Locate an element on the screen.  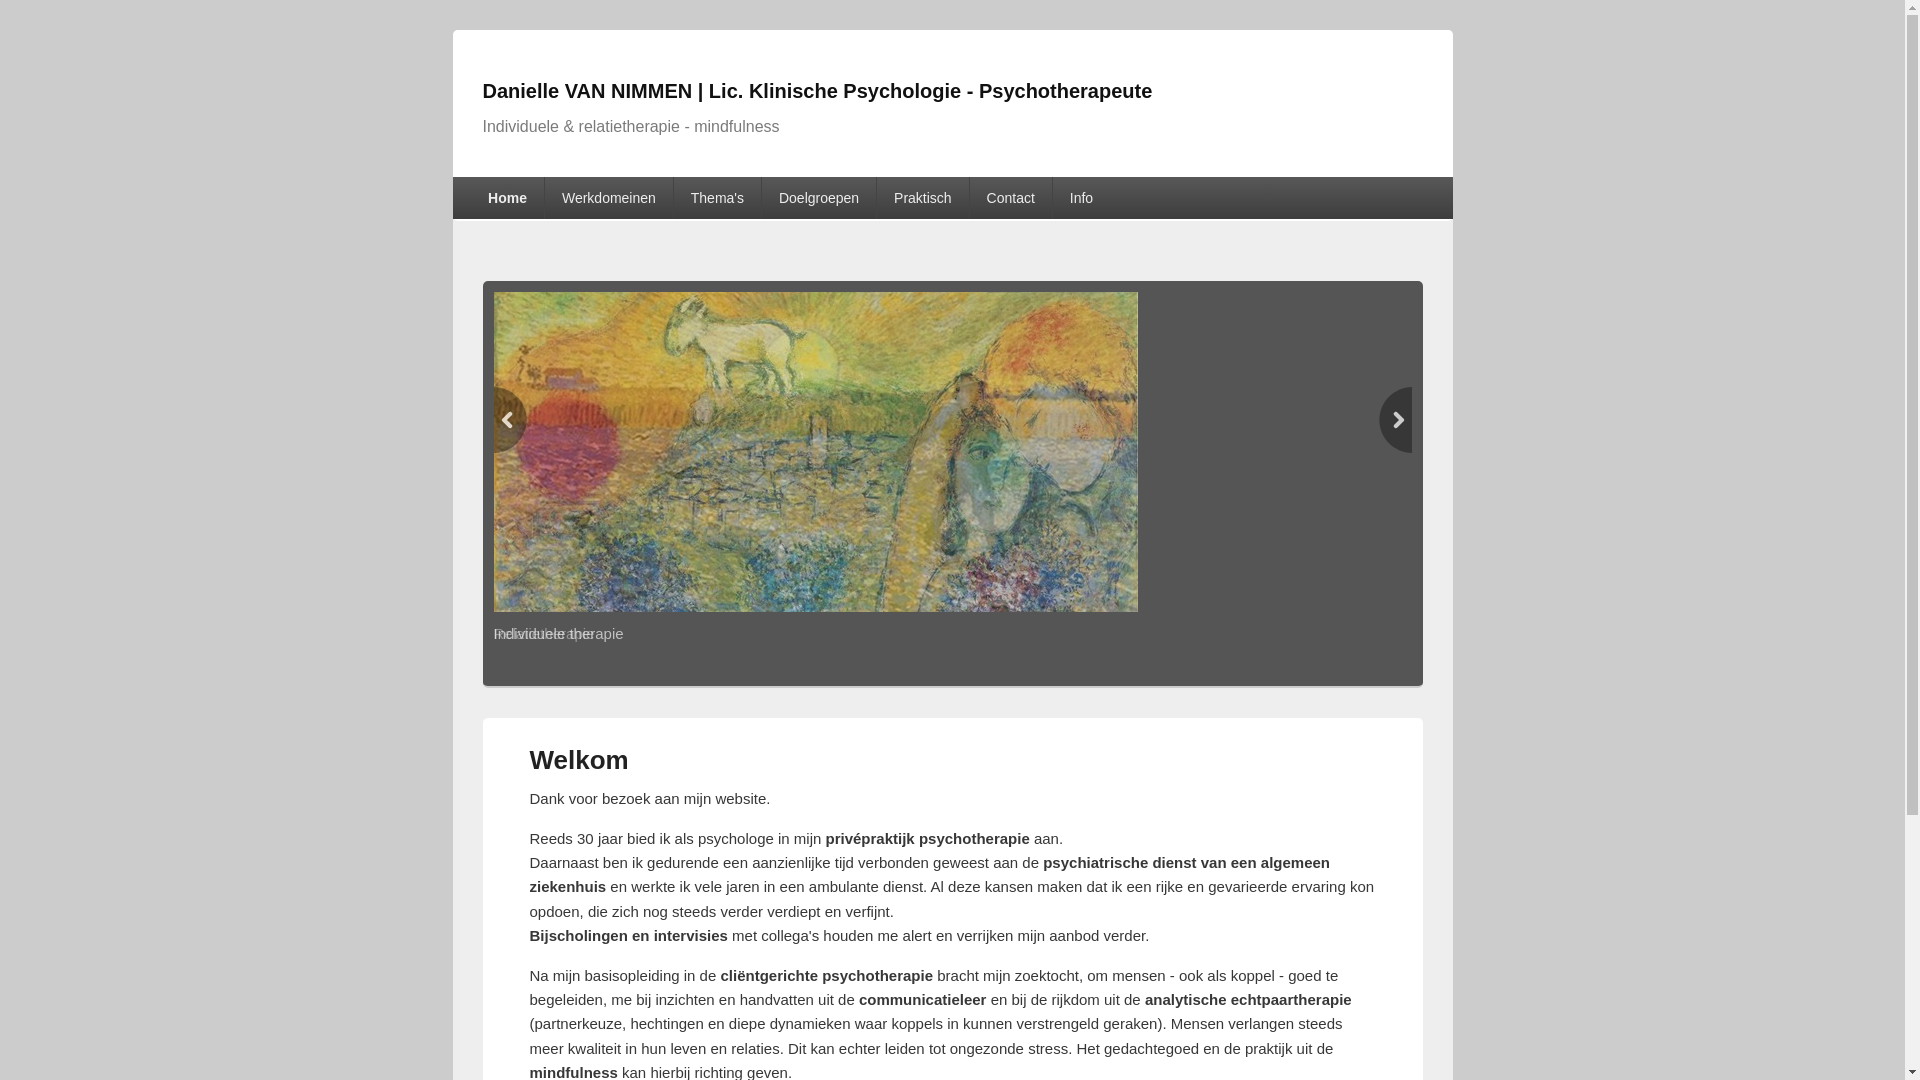
'Praktisch' is located at coordinates (921, 197).